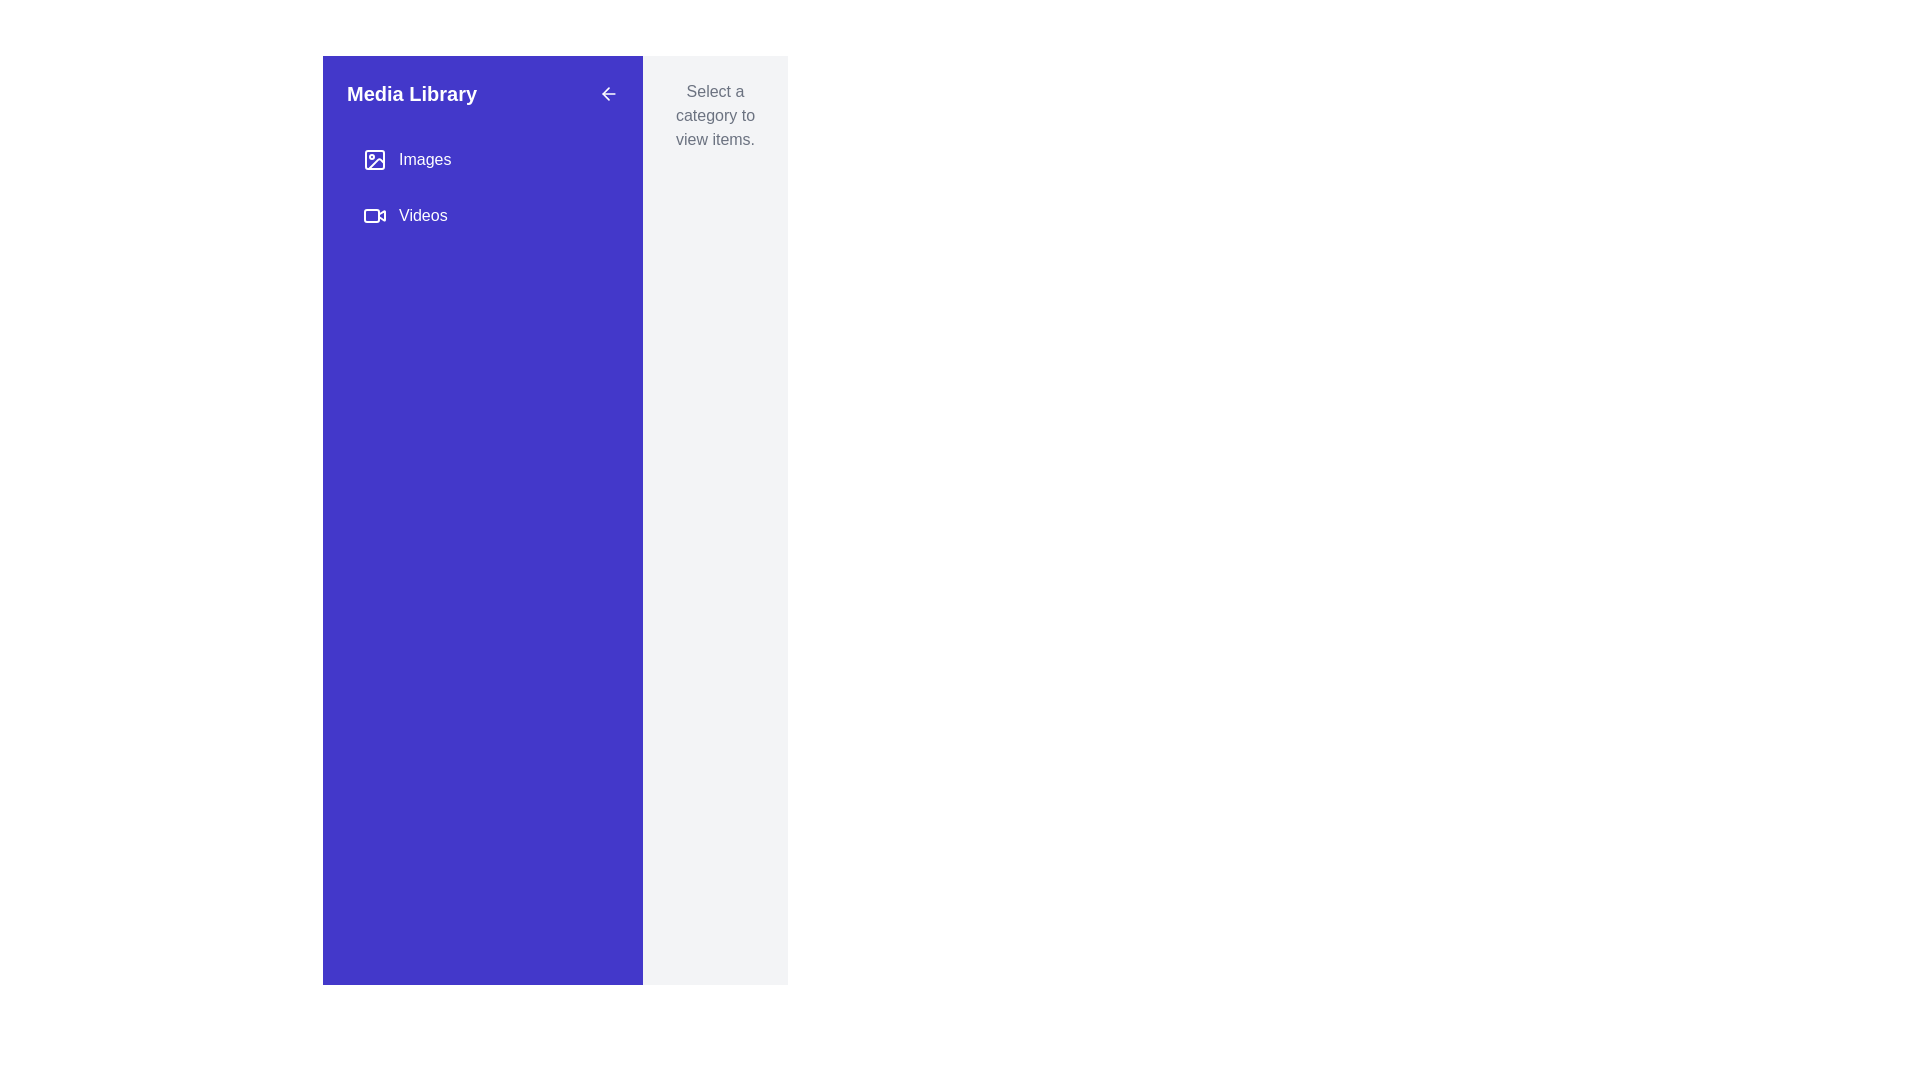 The image size is (1920, 1080). I want to click on the grouped menu navigation element containing 'Images' and 'Videos' options, so click(483, 188).